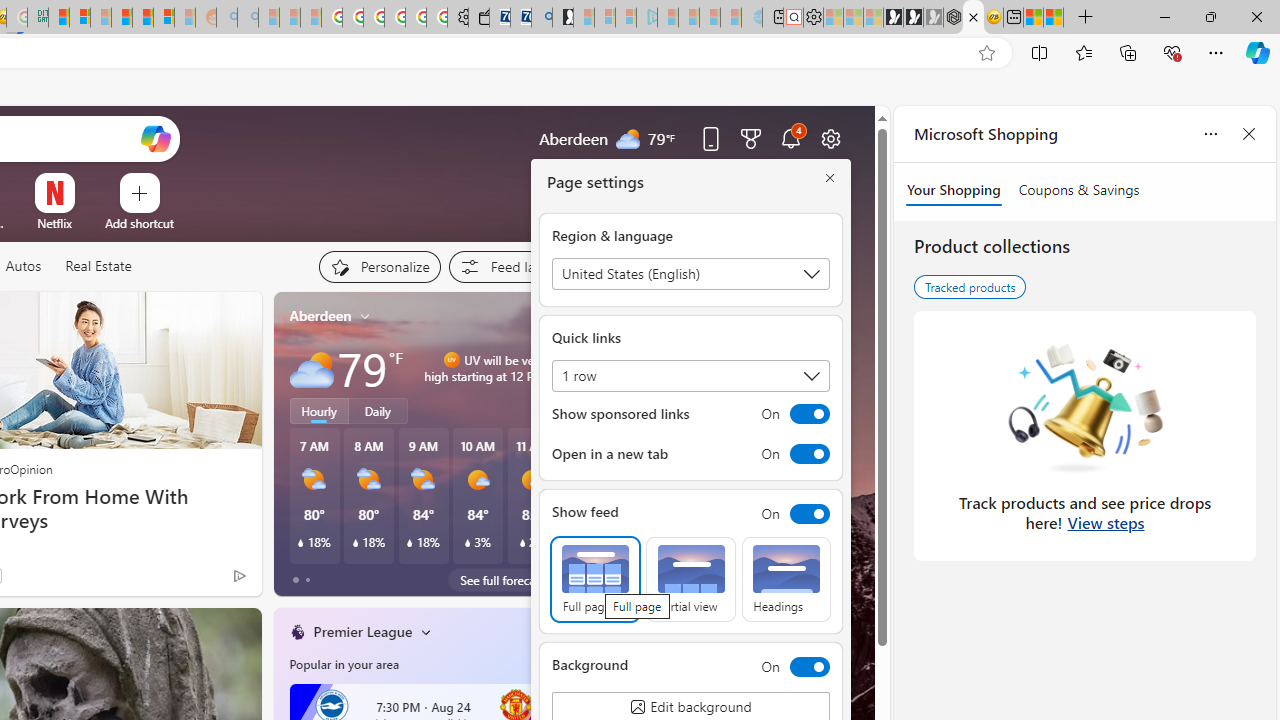  Describe the element at coordinates (97, 265) in the screenshot. I see `'Real Estate'` at that location.